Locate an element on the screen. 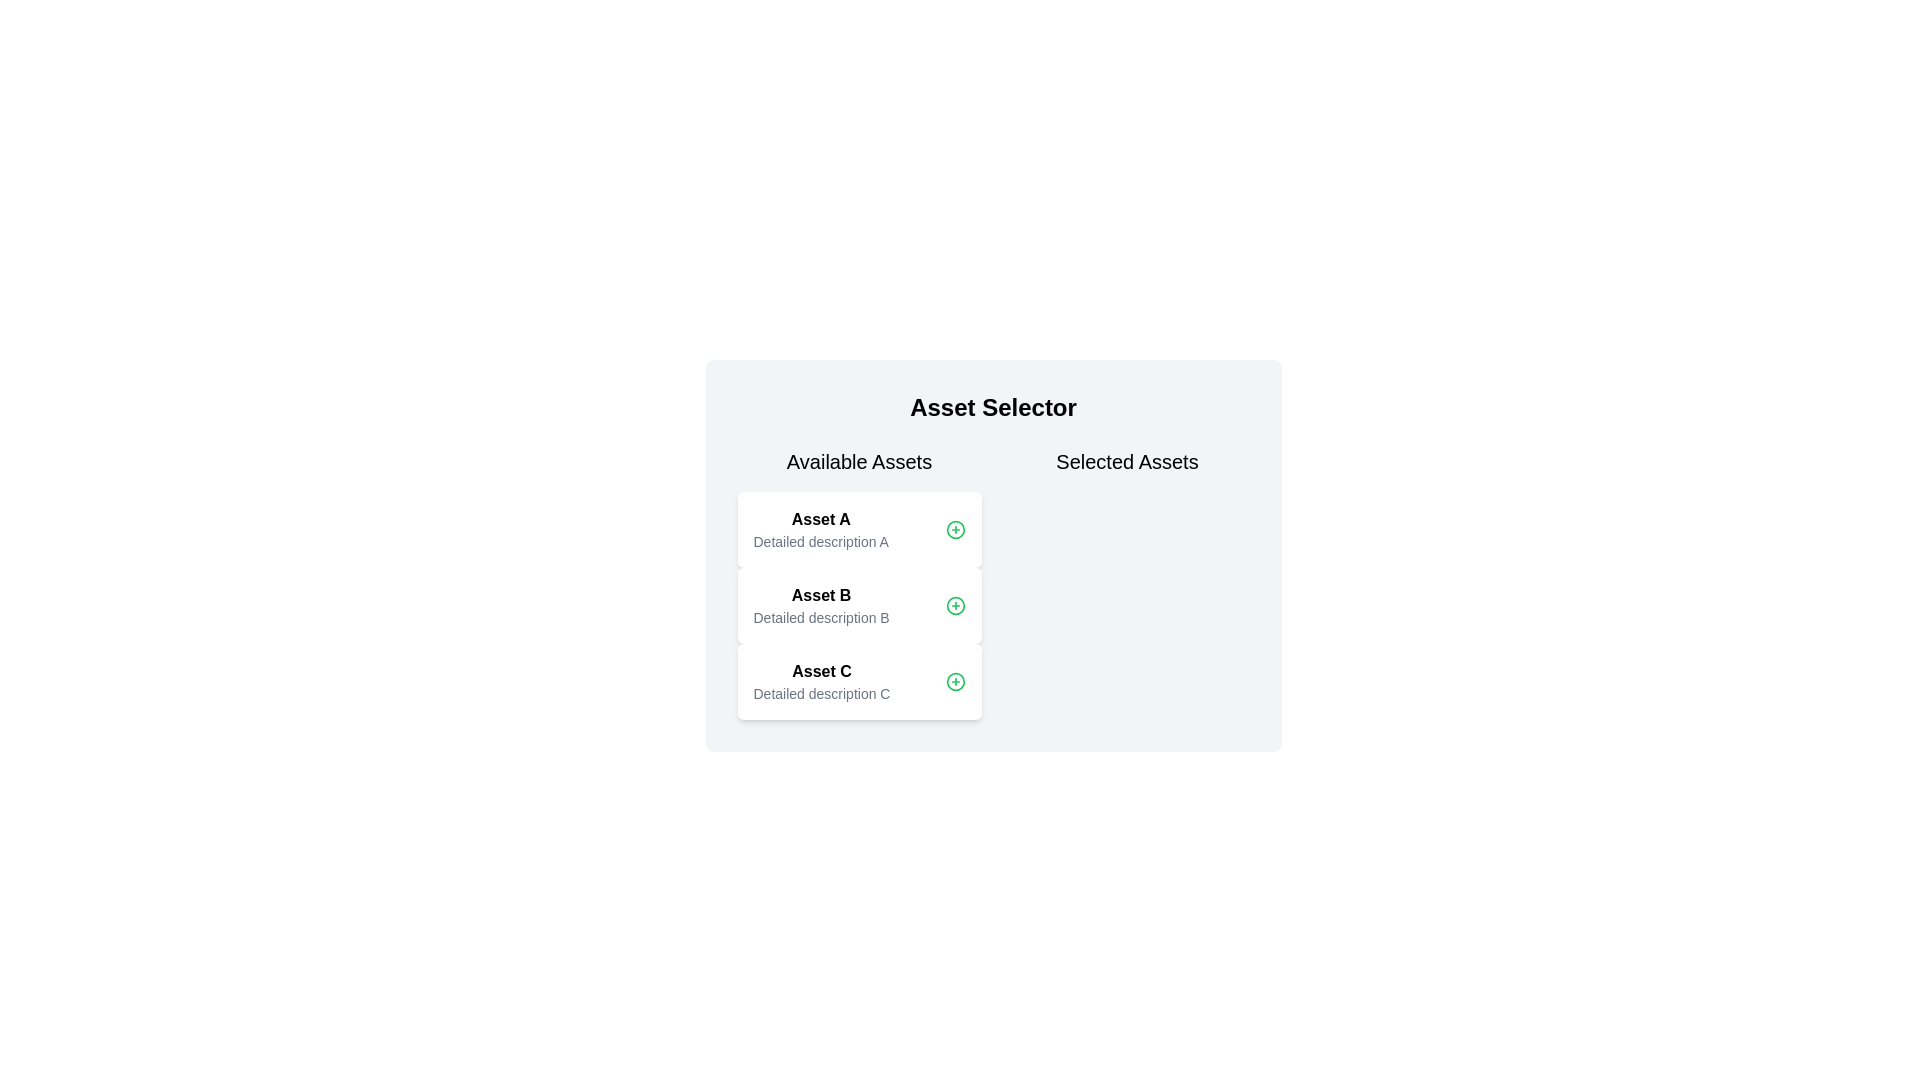 This screenshot has width=1920, height=1080. the second item in the 'Available Assets' list, which contains the title 'Asset B', a description, and a green '+' icon is located at coordinates (859, 604).